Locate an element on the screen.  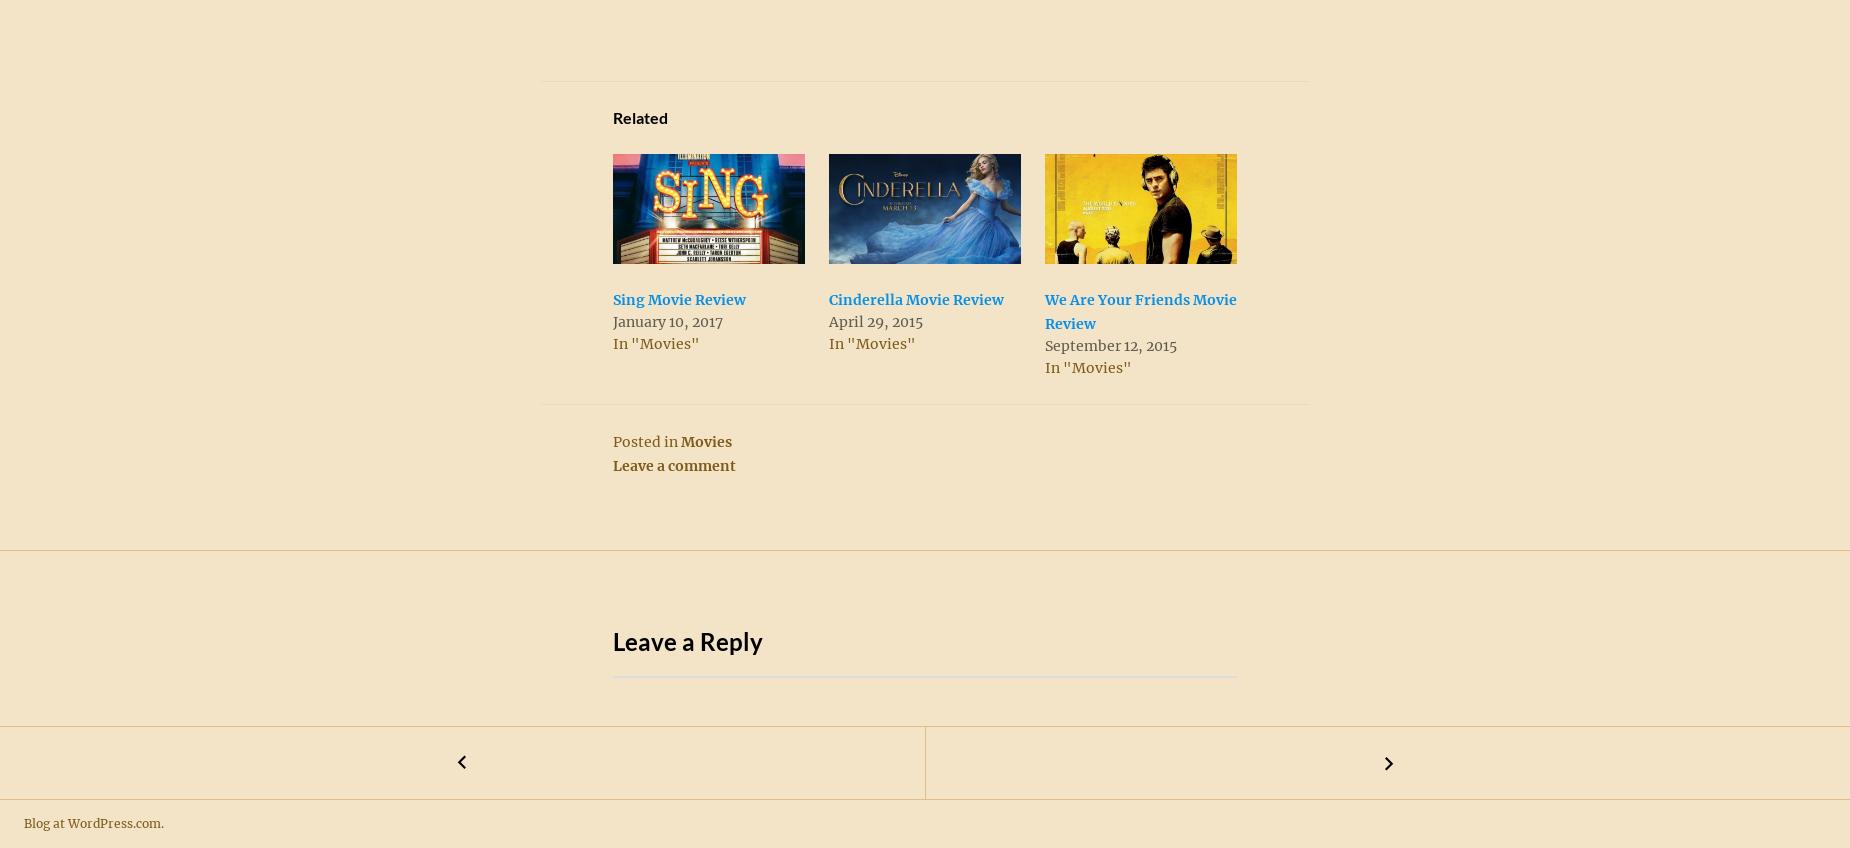
'Related' is located at coordinates (640, 116).